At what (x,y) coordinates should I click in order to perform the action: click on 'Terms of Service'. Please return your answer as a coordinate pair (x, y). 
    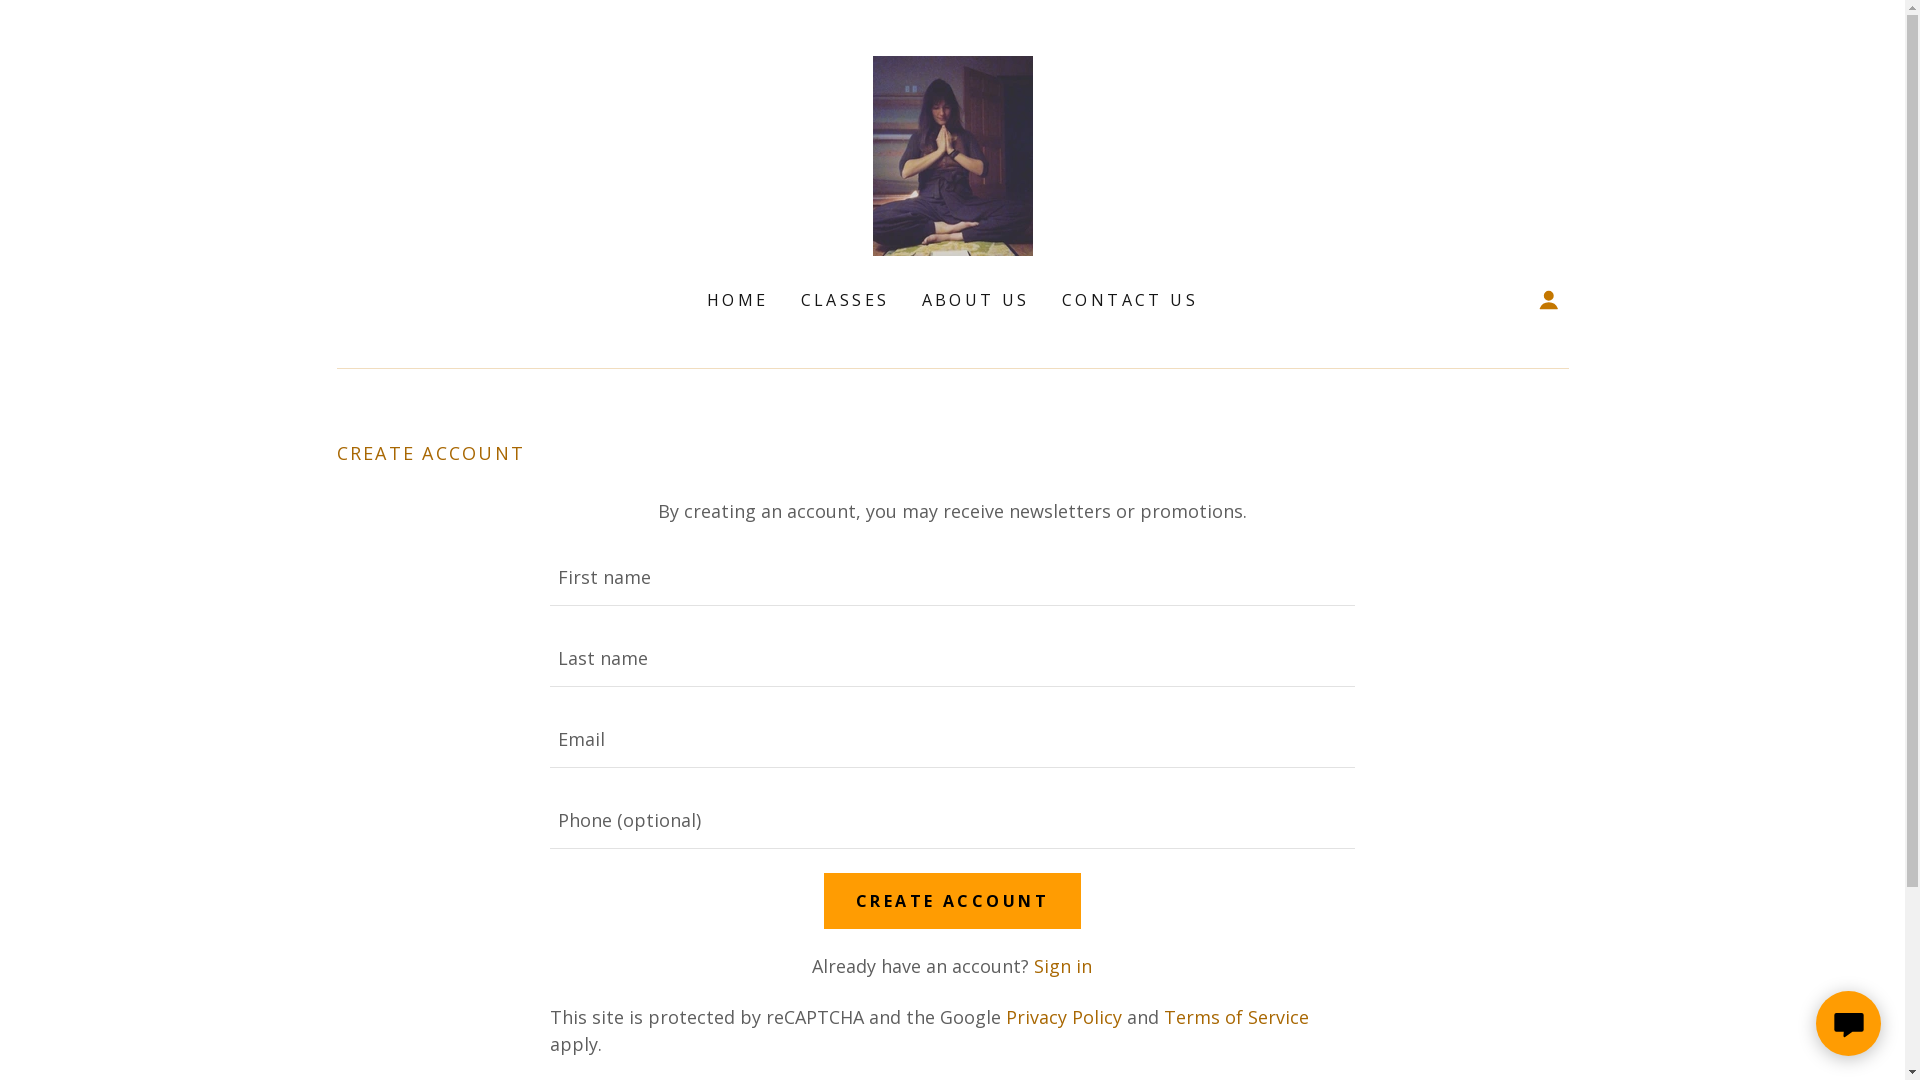
    Looking at the image, I should click on (1235, 1017).